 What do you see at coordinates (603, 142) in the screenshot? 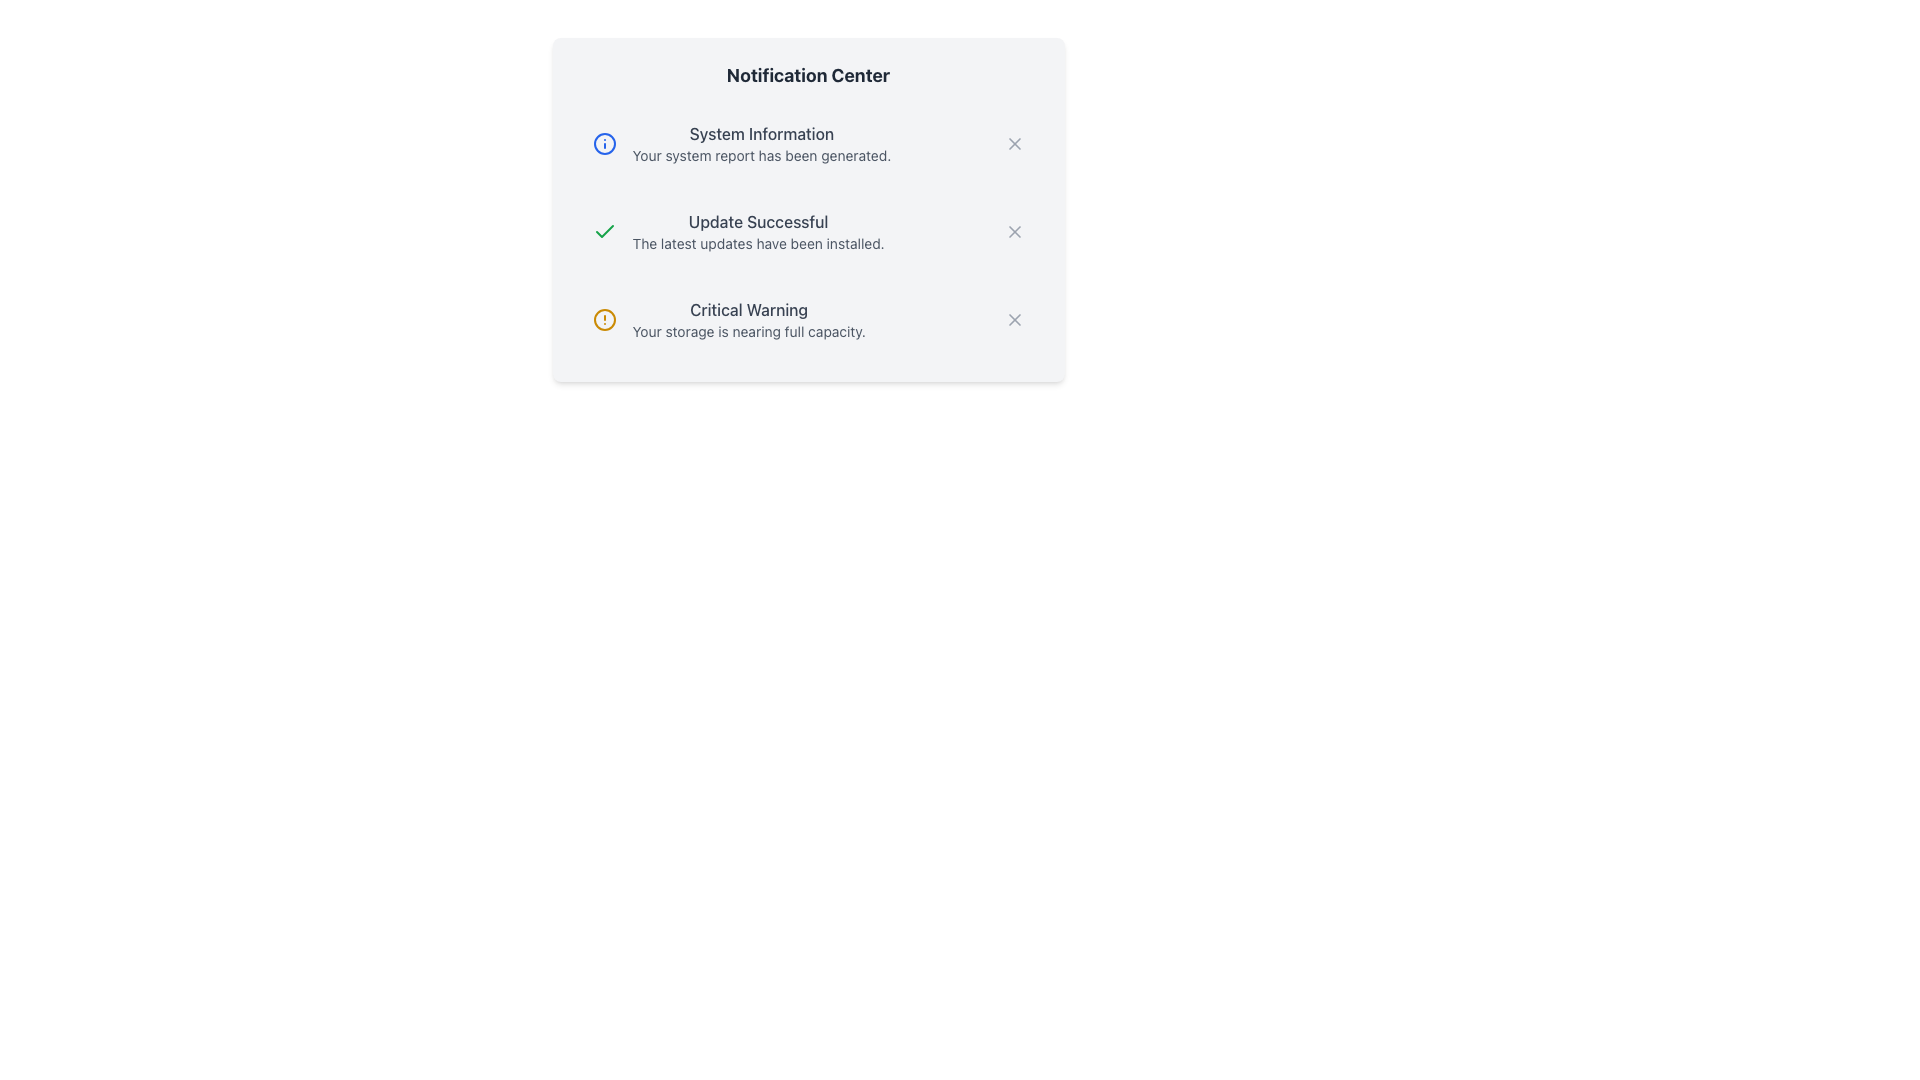
I see `the blue circular outline icon resembling an information symbol located on the left side of the 'System Information' message in the notification card` at bounding box center [603, 142].